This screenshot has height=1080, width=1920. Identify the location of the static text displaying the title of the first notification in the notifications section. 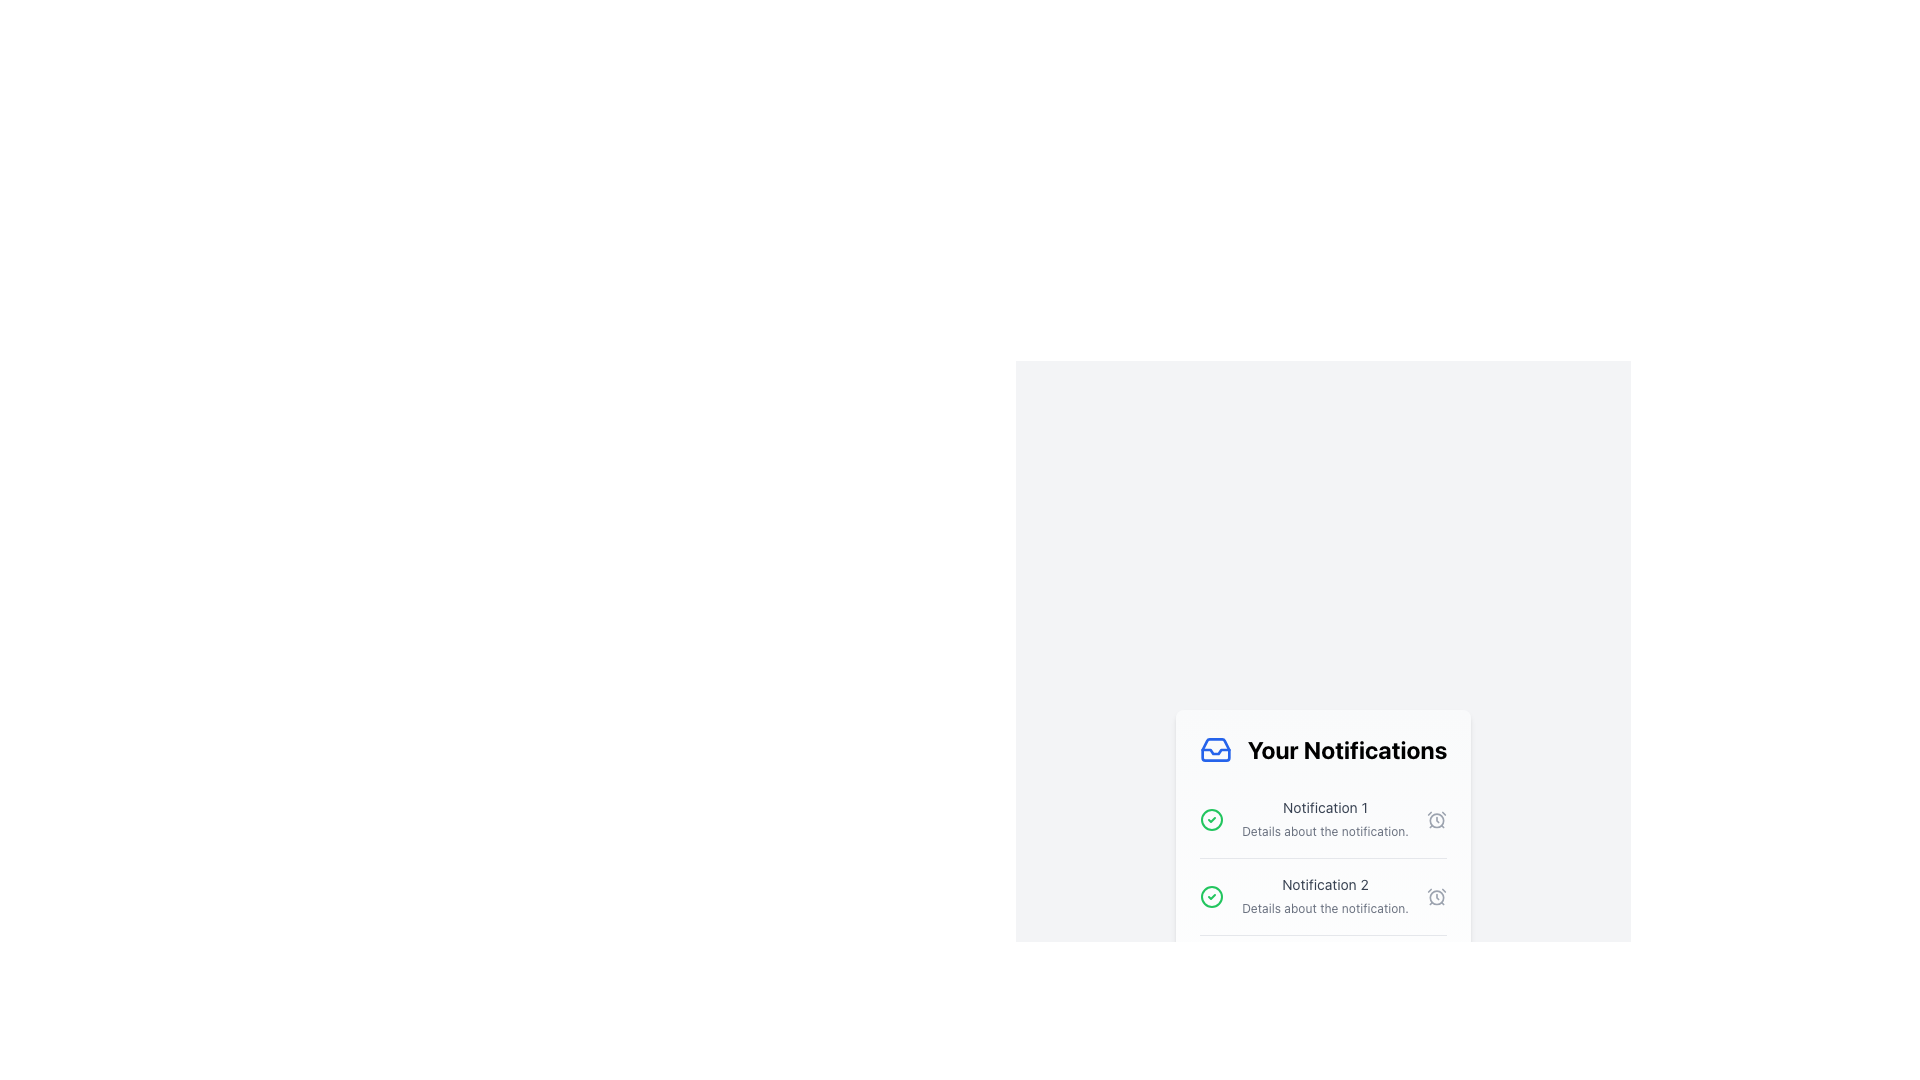
(1325, 806).